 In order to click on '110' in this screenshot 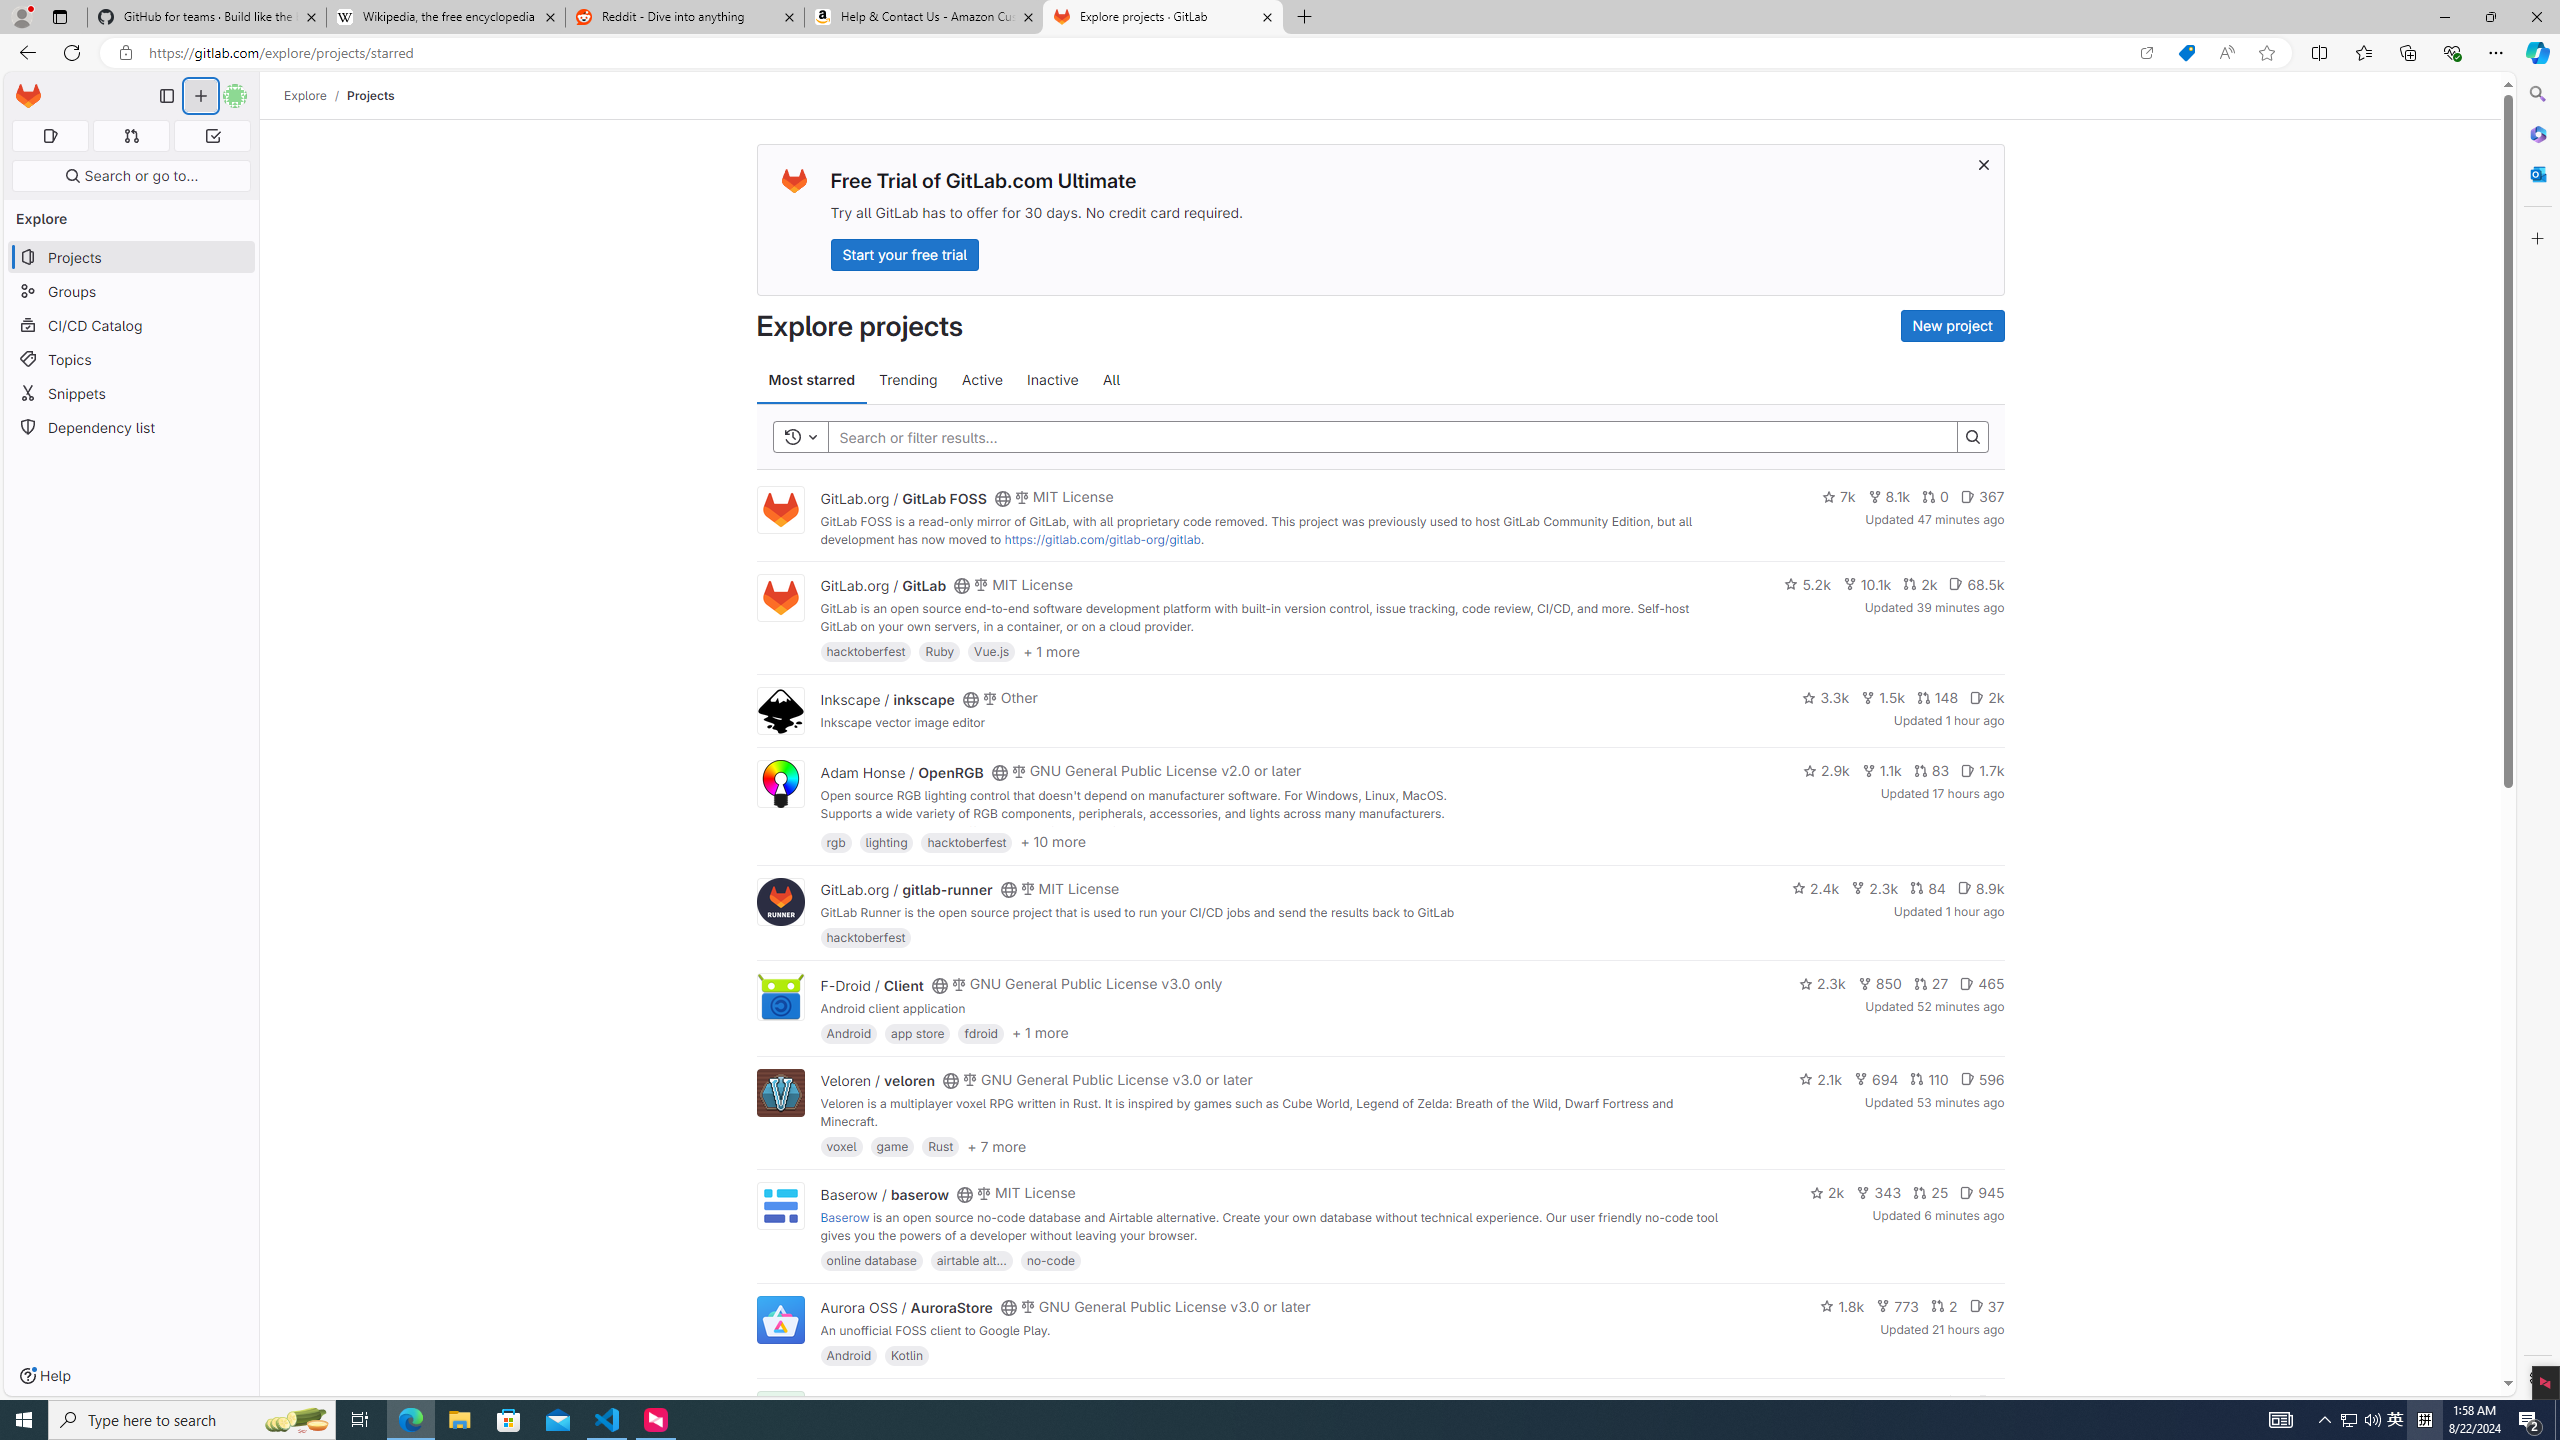, I will do `click(1928, 1079)`.